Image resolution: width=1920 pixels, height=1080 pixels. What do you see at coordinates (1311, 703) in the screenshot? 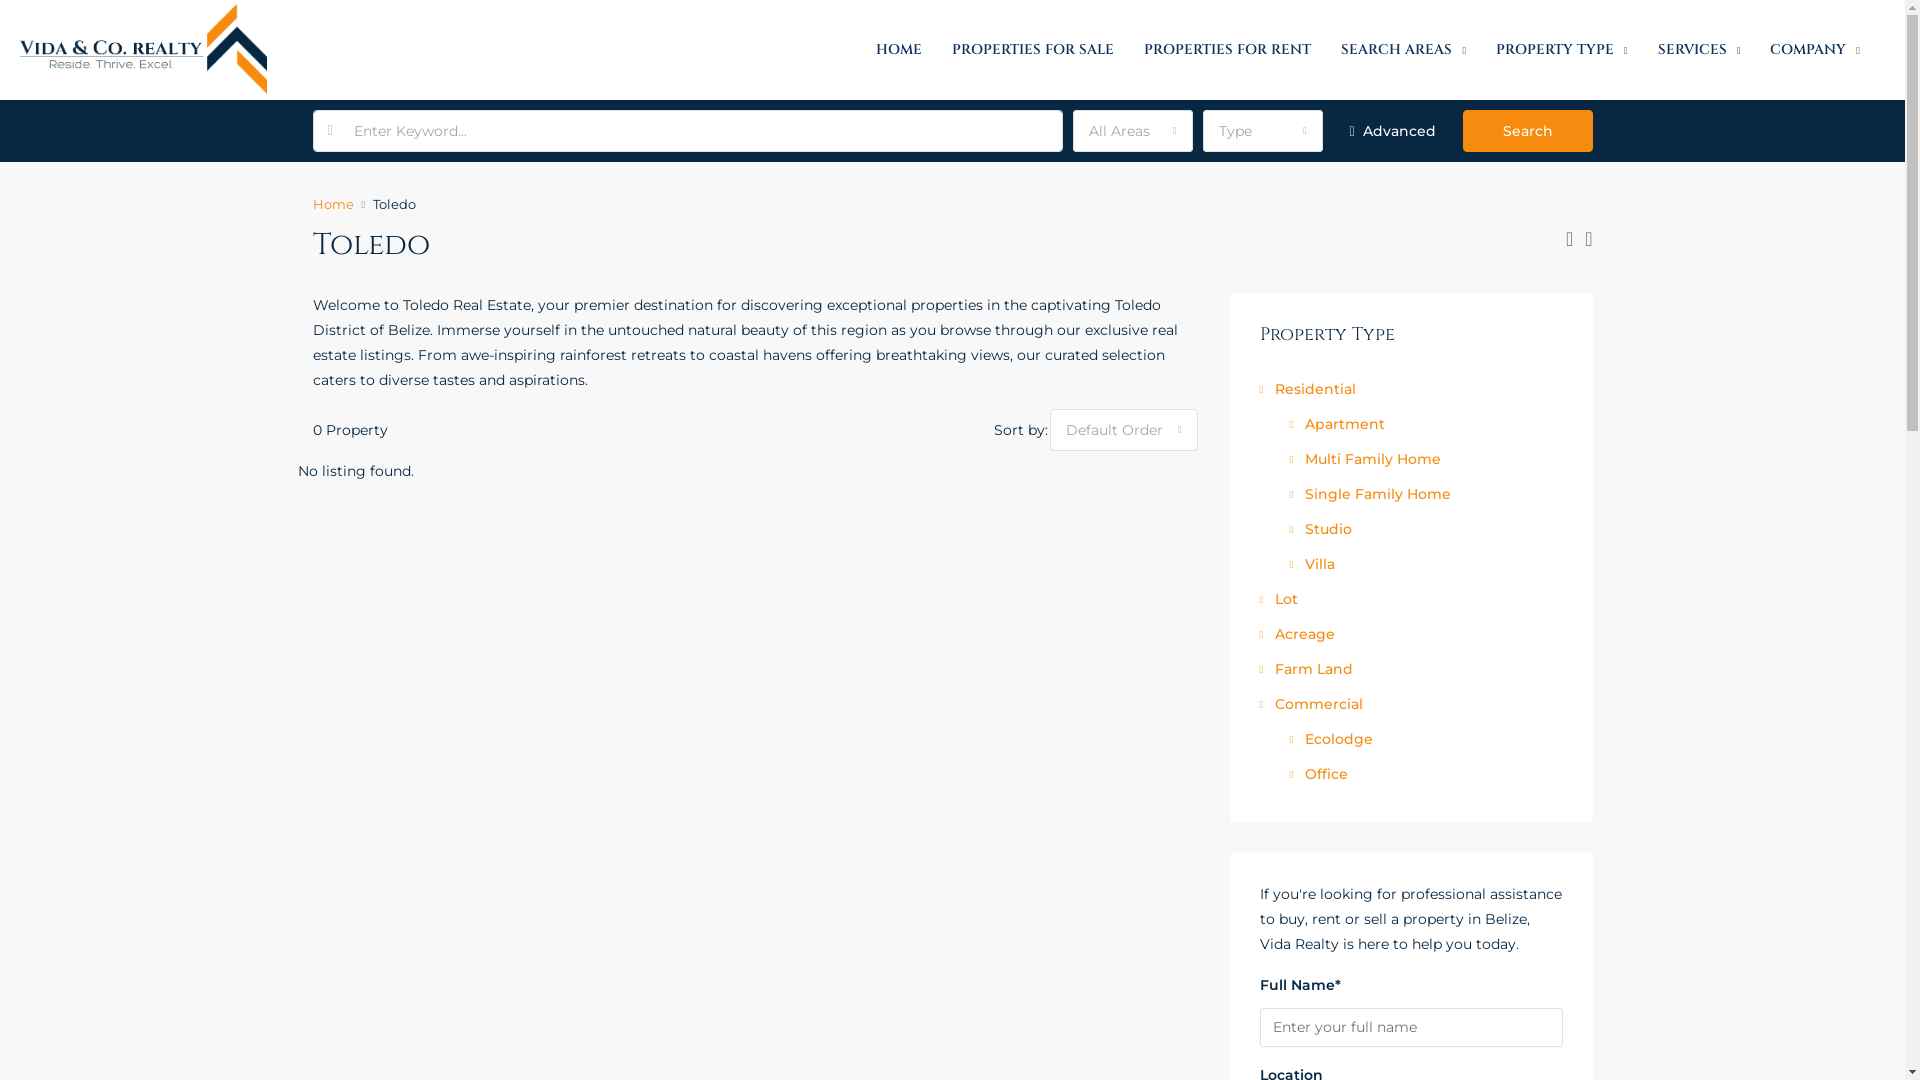
I see `'Commercial'` at bounding box center [1311, 703].